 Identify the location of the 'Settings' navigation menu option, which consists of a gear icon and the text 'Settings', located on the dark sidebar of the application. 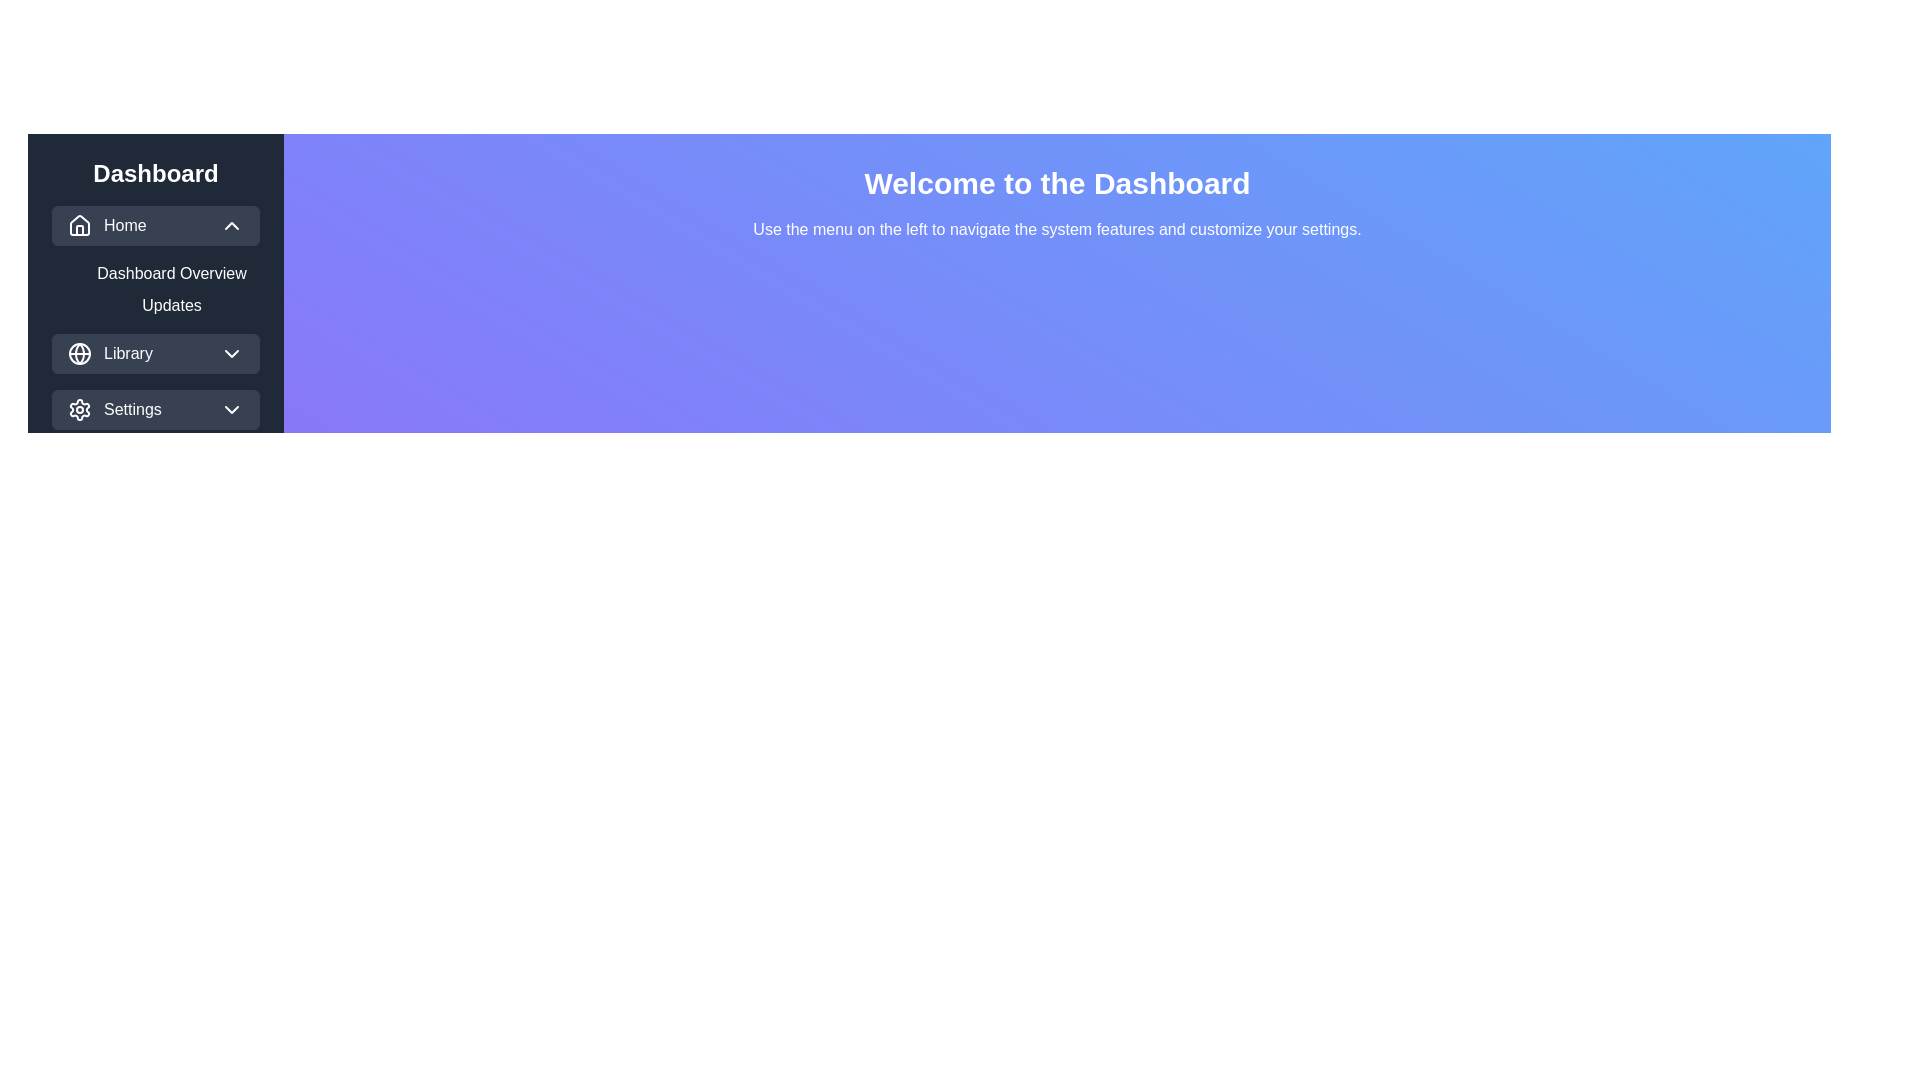
(113, 408).